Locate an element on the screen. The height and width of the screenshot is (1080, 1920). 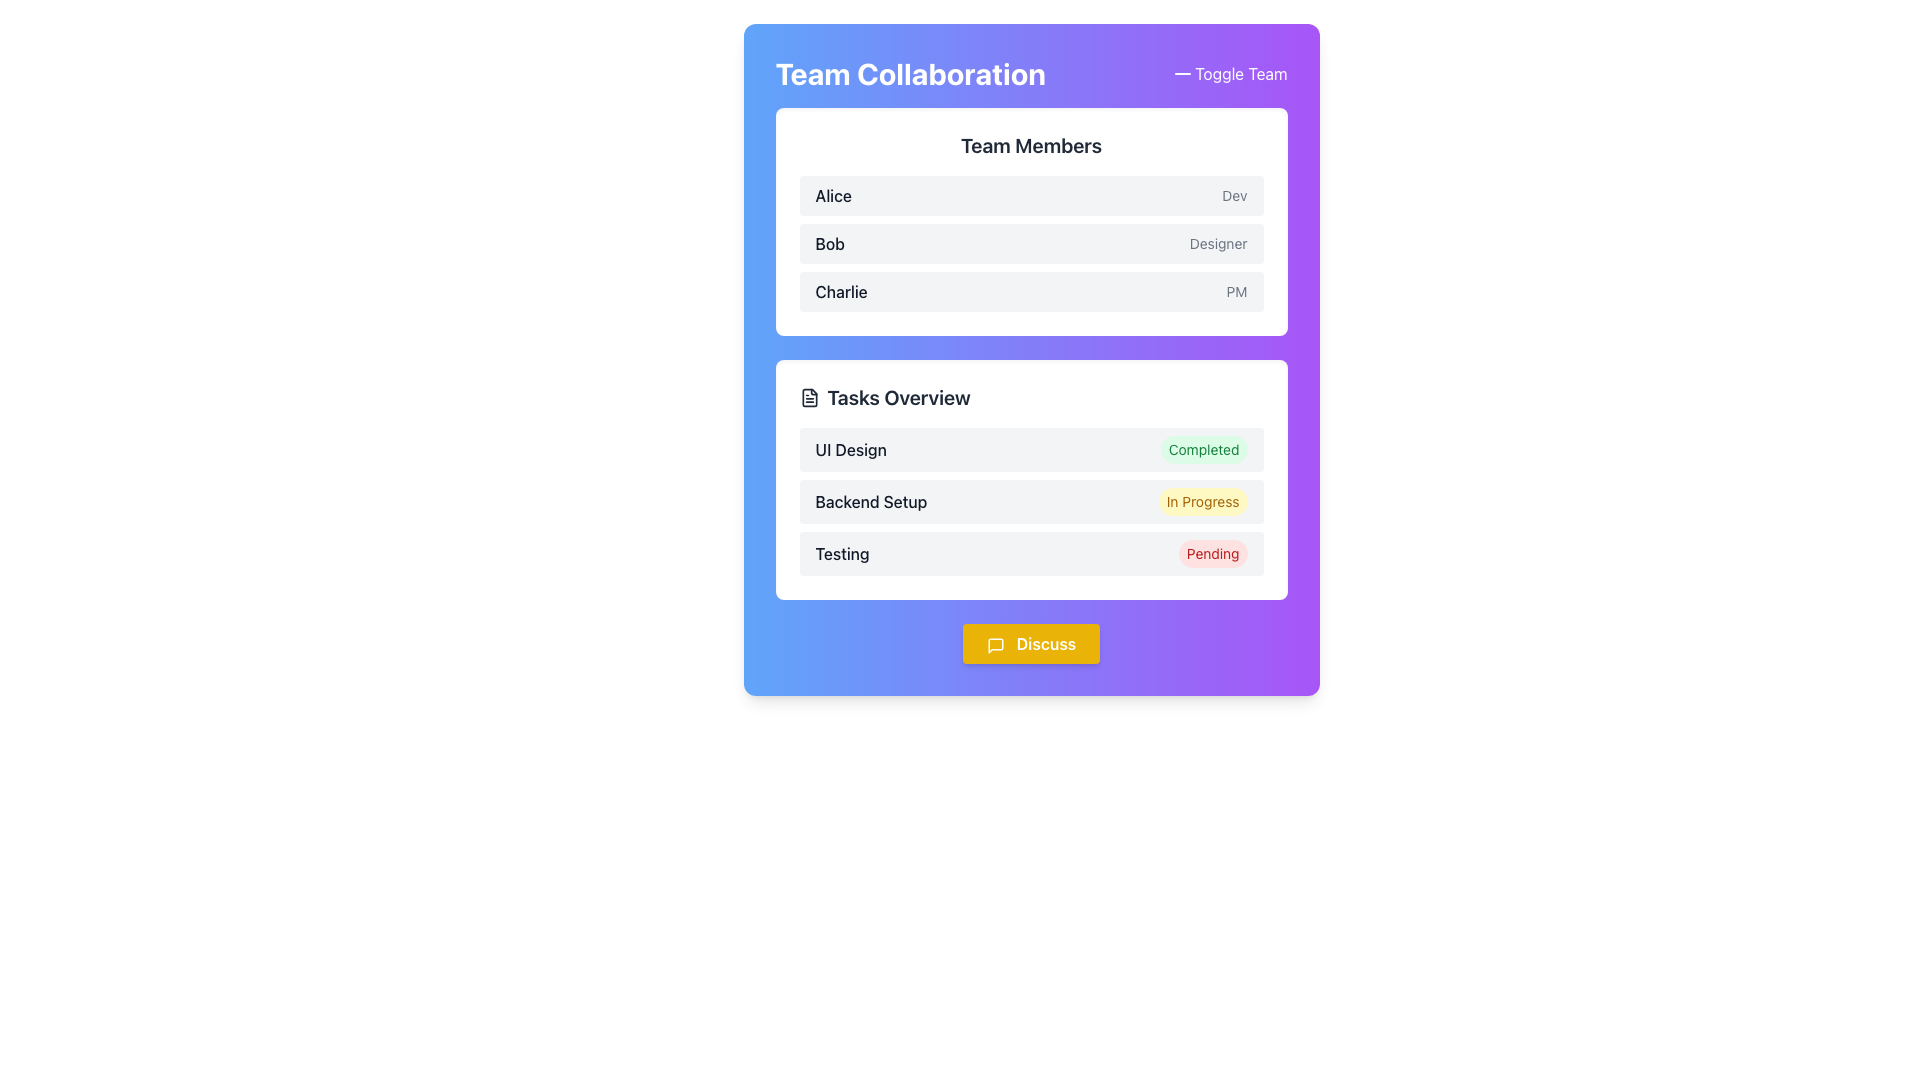
the list item displaying 'Bob Designer' in the middle row of the 'Team Members' section is located at coordinates (1031, 242).